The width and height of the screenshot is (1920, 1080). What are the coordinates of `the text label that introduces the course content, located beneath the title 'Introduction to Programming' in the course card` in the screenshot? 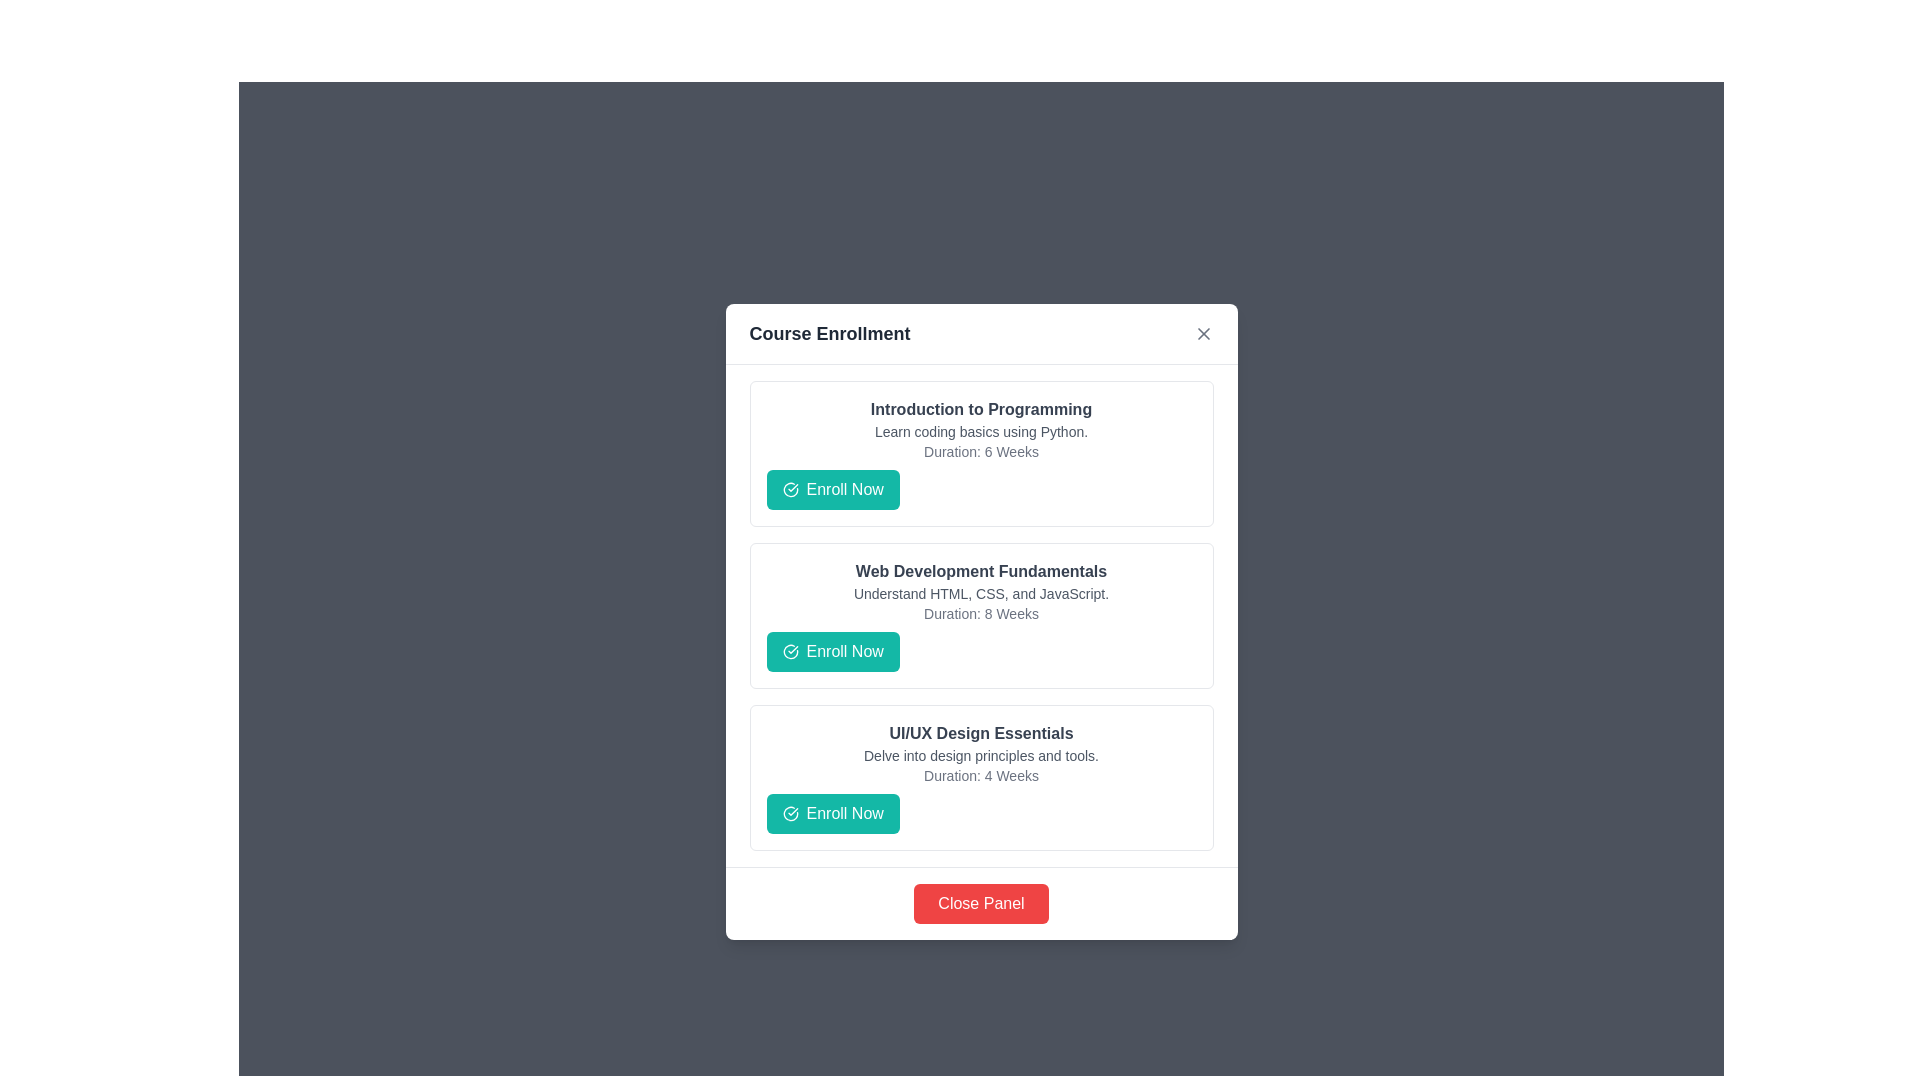 It's located at (981, 431).